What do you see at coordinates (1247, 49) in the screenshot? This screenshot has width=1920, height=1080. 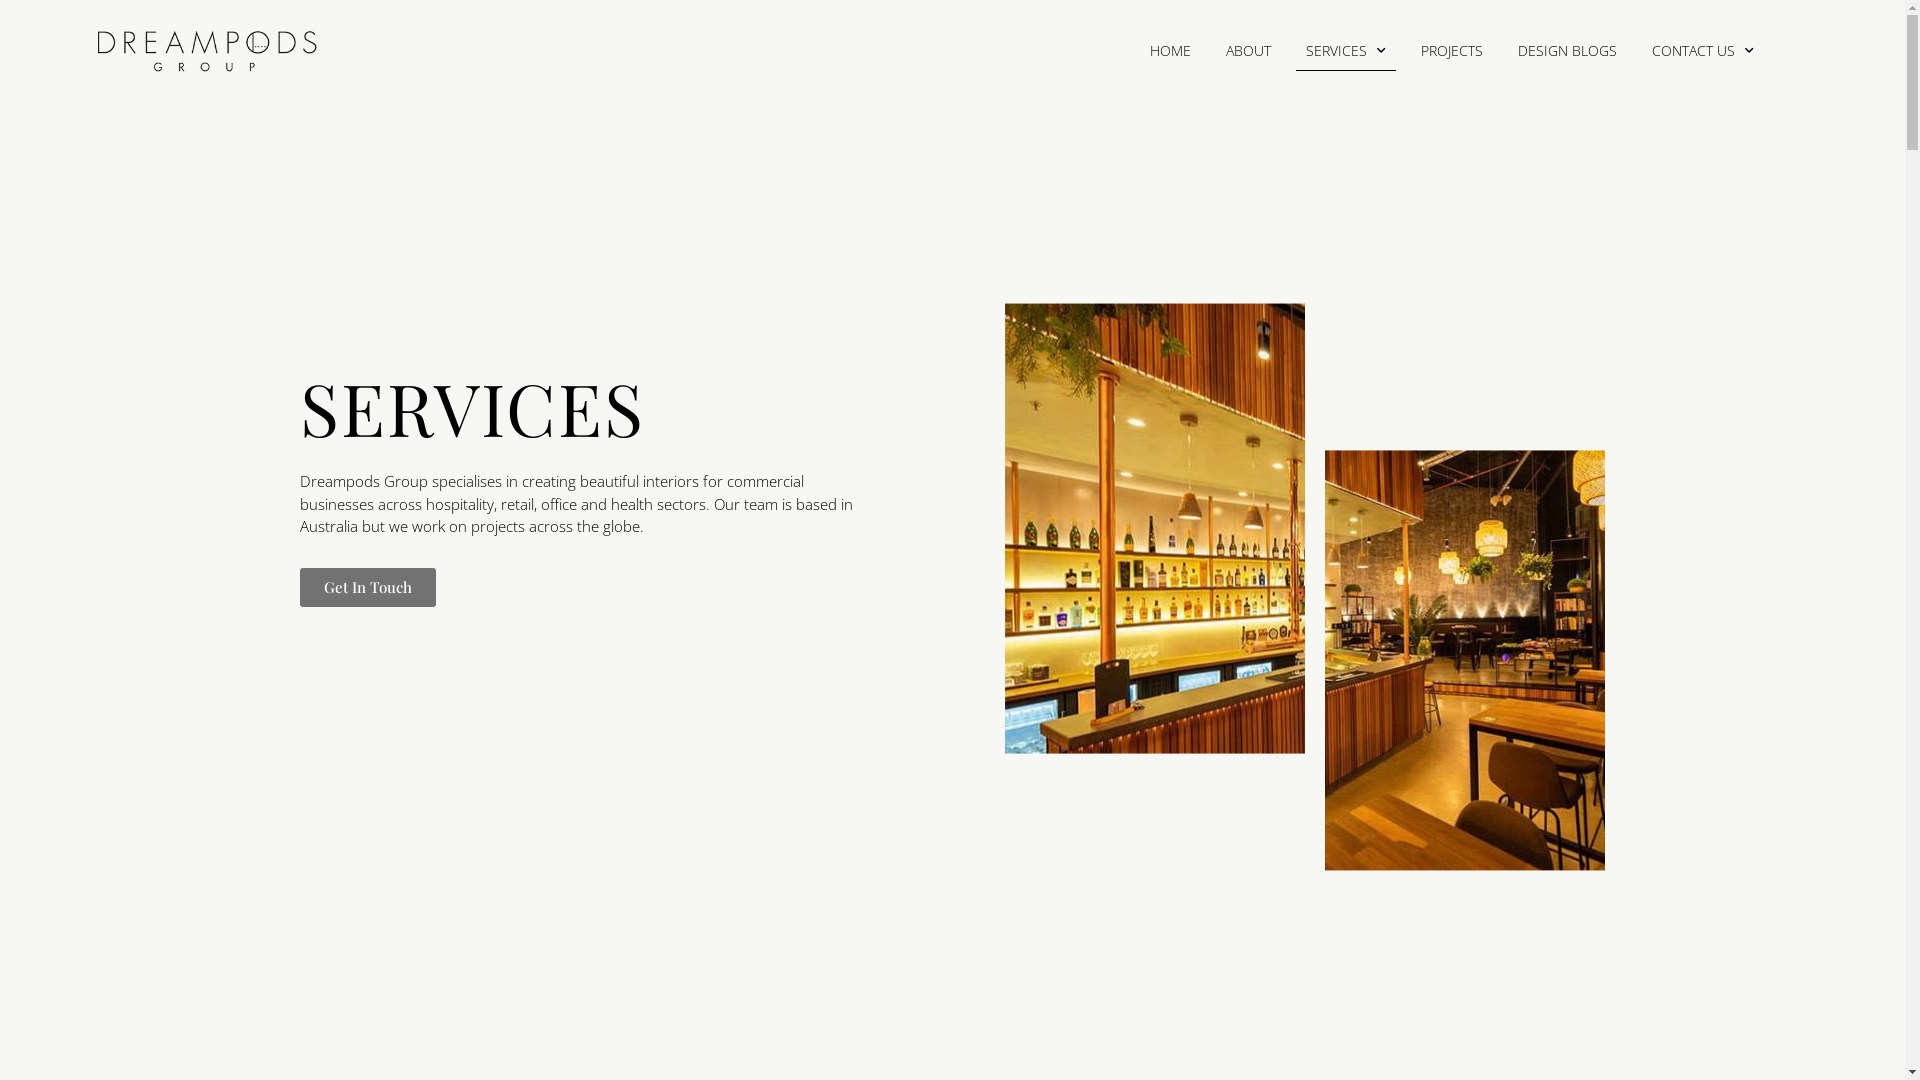 I see `'ABOUT'` at bounding box center [1247, 49].